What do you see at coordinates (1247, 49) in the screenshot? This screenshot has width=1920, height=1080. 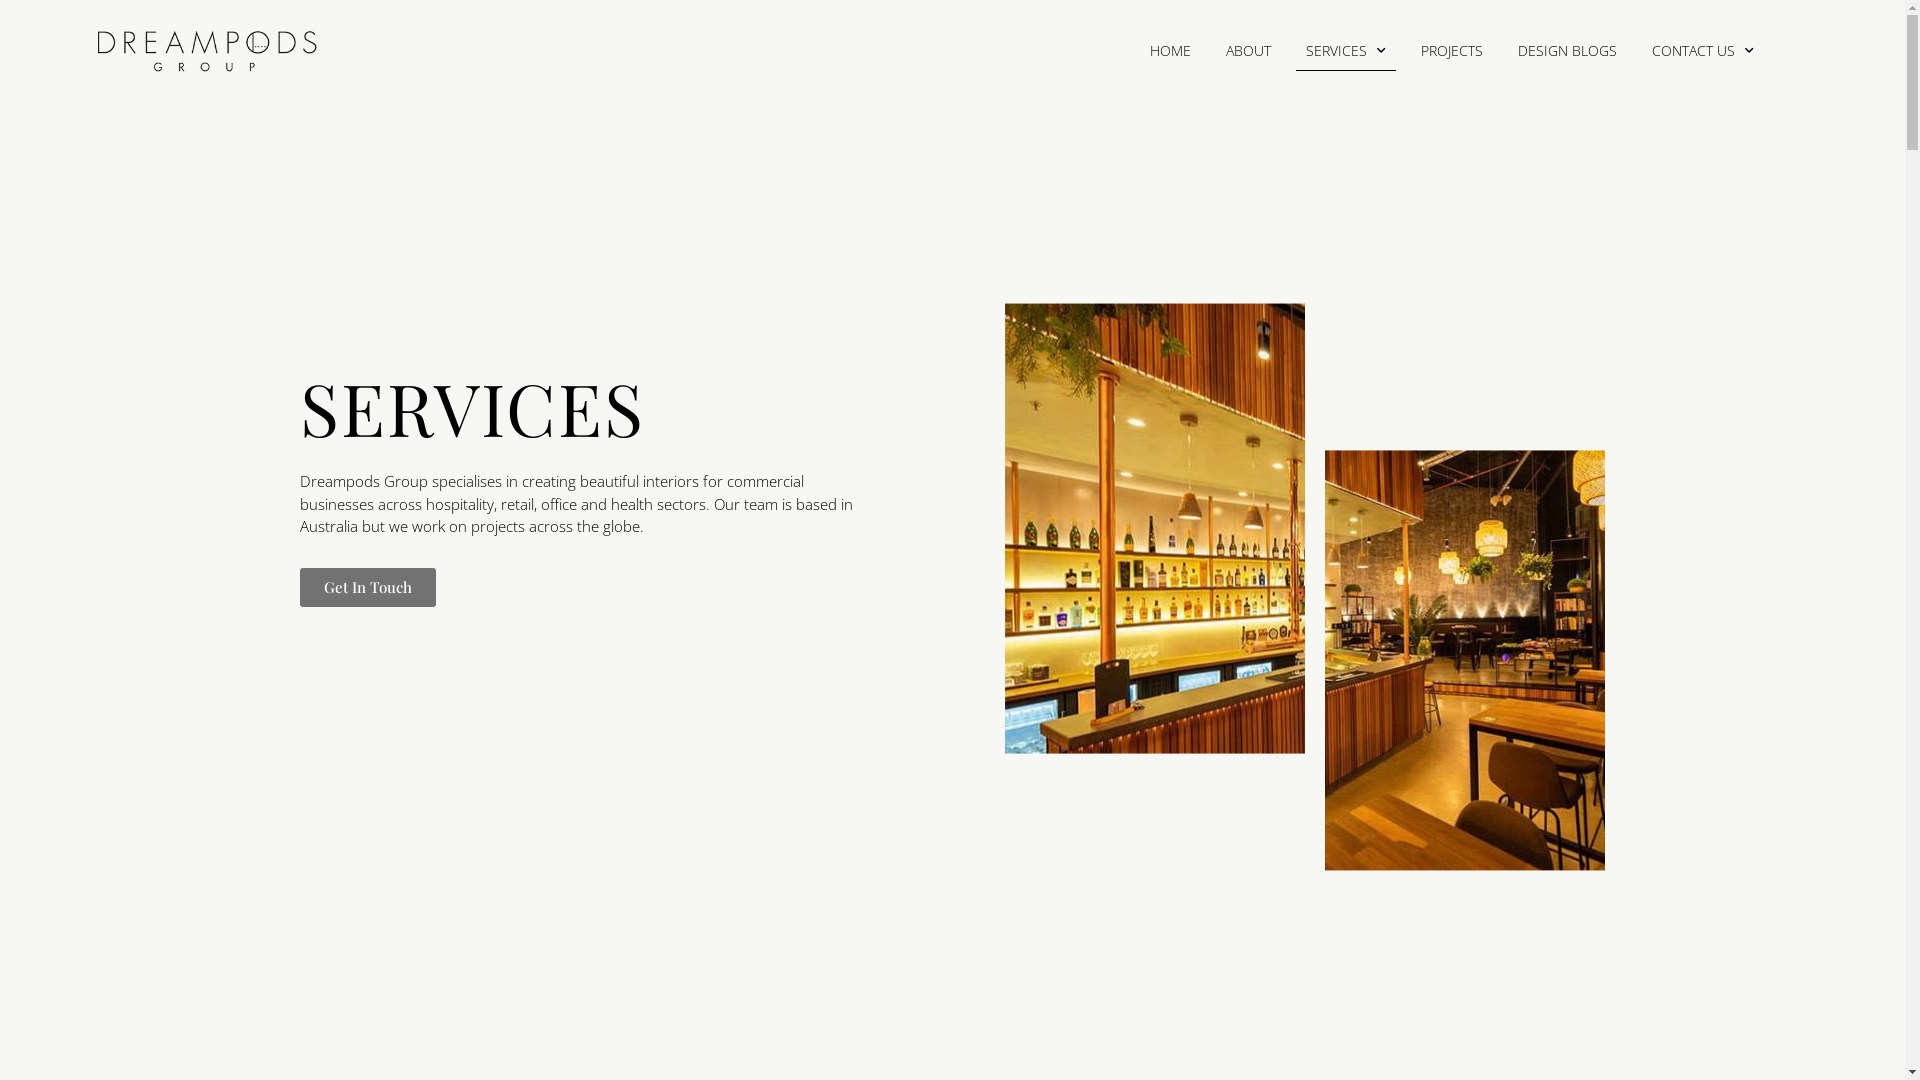 I see `'ABOUT'` at bounding box center [1247, 49].